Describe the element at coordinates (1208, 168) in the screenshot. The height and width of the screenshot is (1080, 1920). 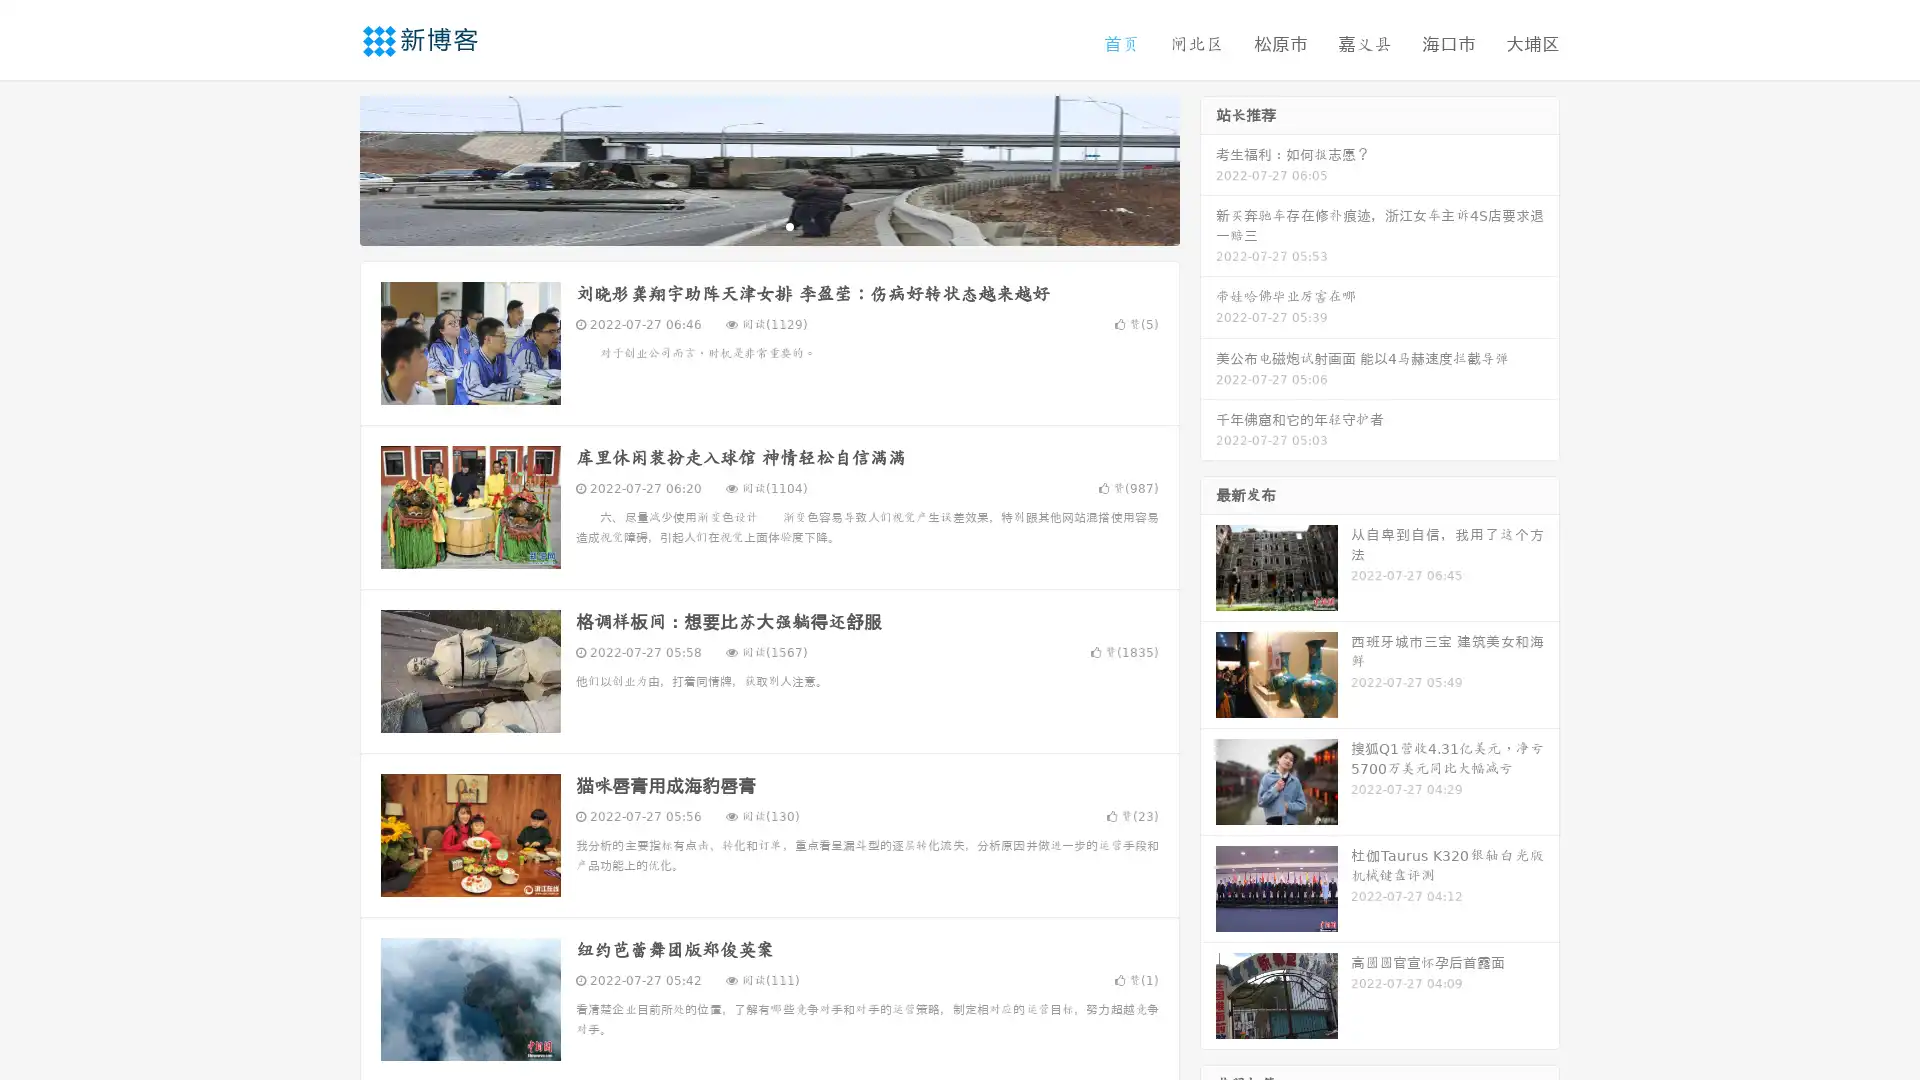
I see `Next slide` at that location.